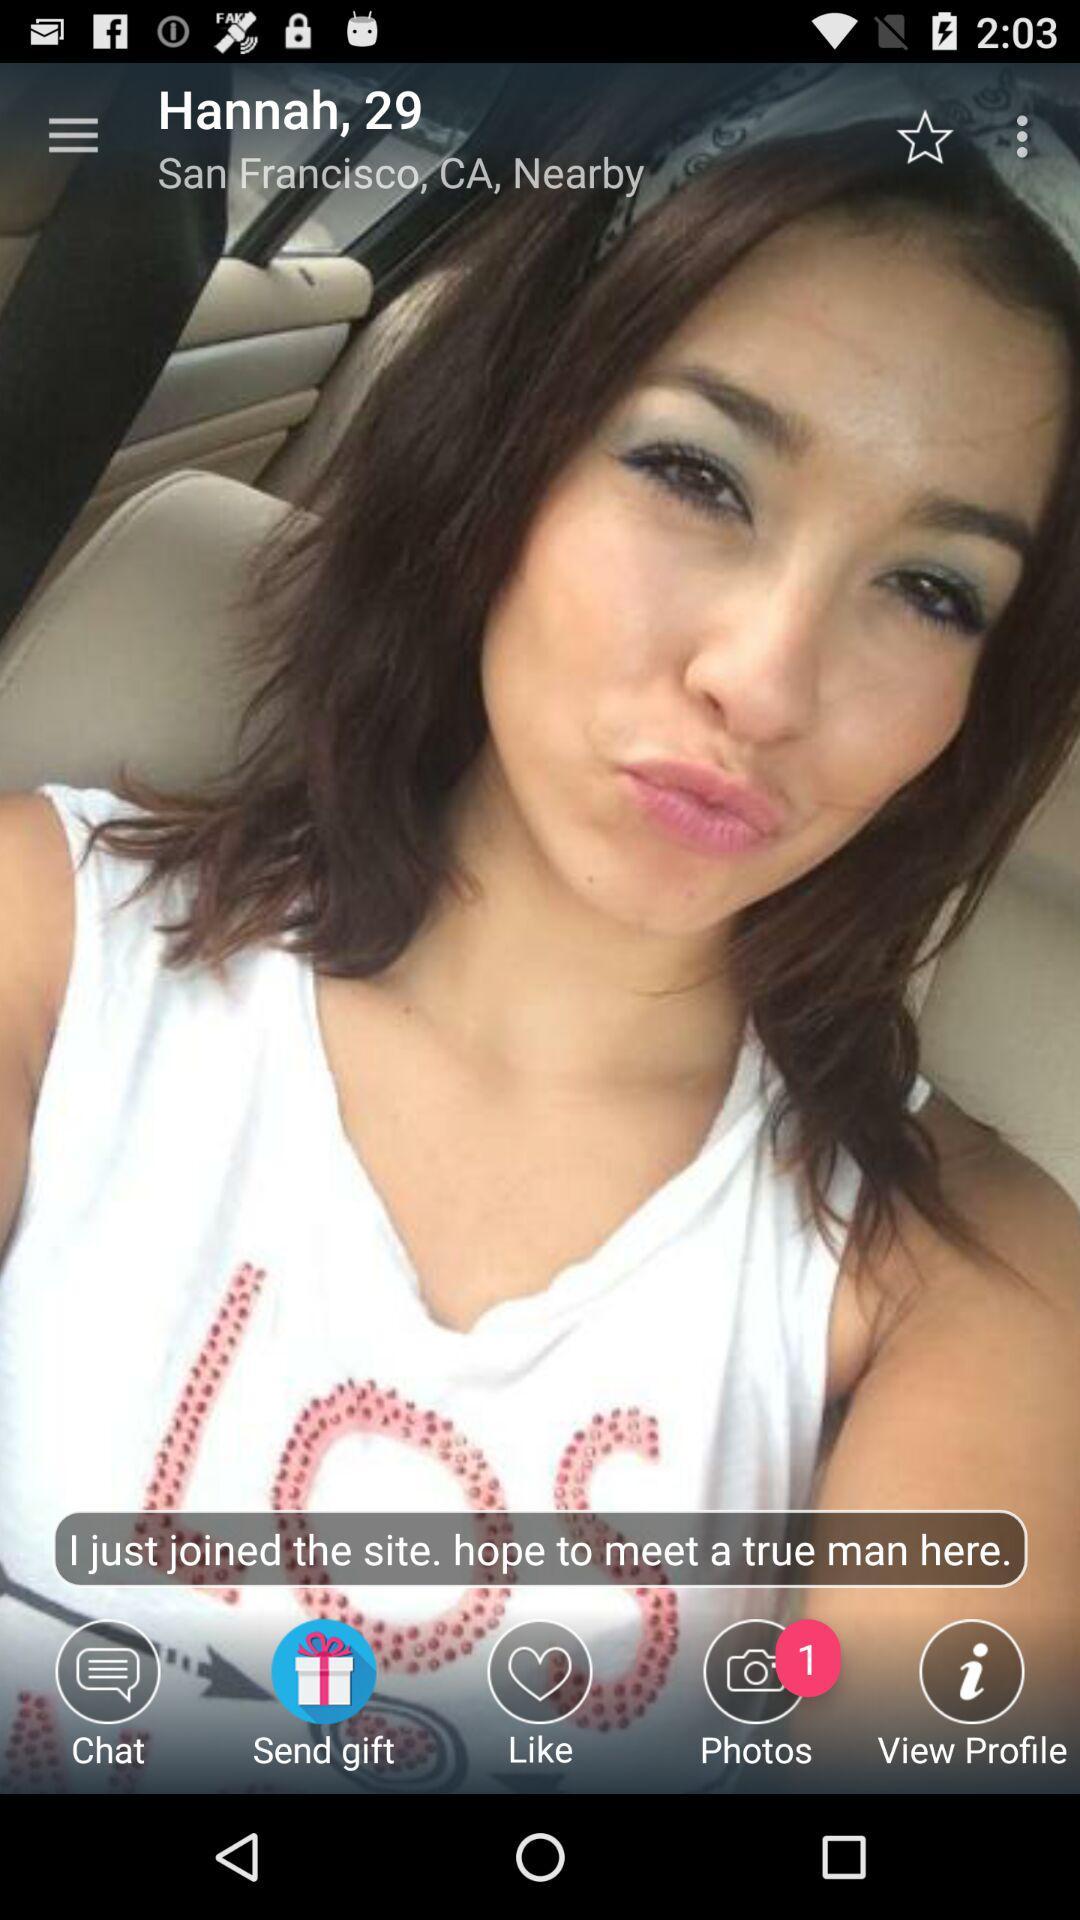 Image resolution: width=1080 pixels, height=1920 pixels. Describe the element at coordinates (323, 1705) in the screenshot. I see `the item below i just joined` at that location.